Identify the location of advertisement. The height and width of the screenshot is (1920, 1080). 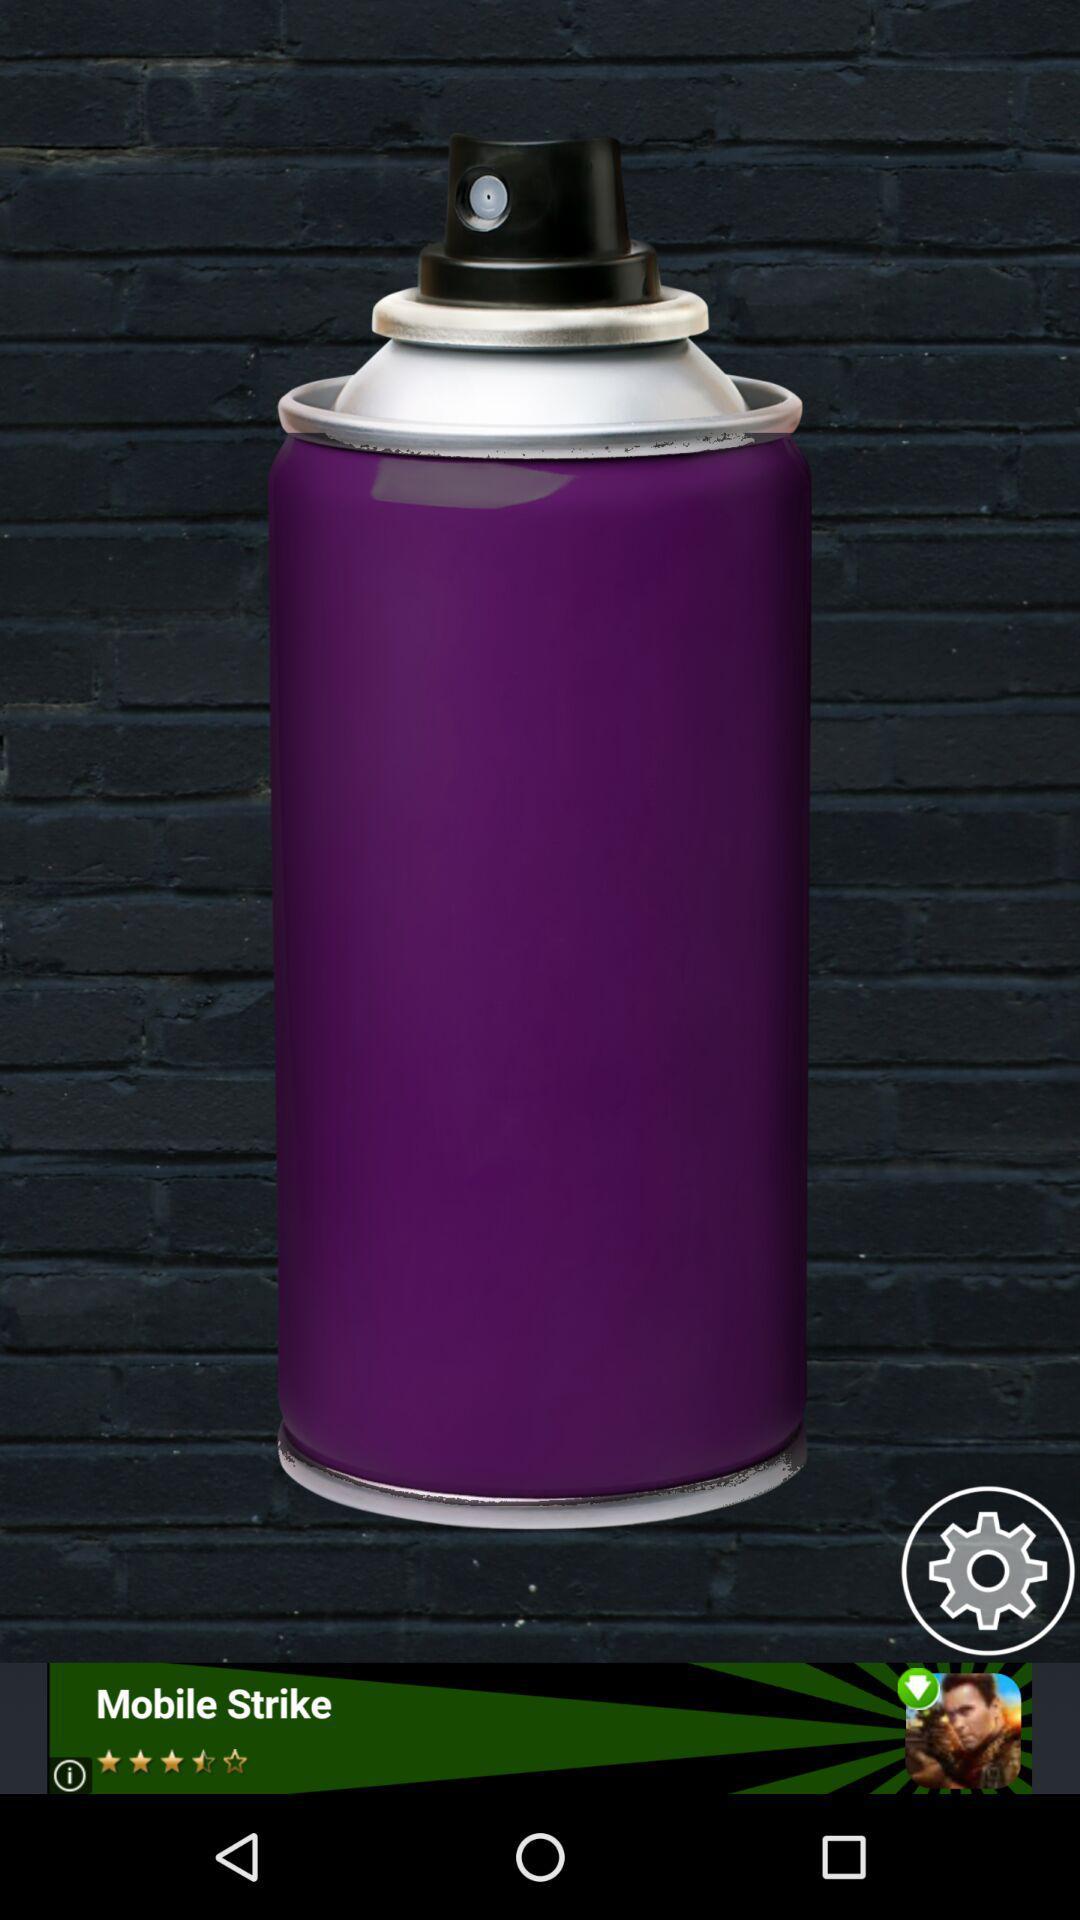
(538, 1727).